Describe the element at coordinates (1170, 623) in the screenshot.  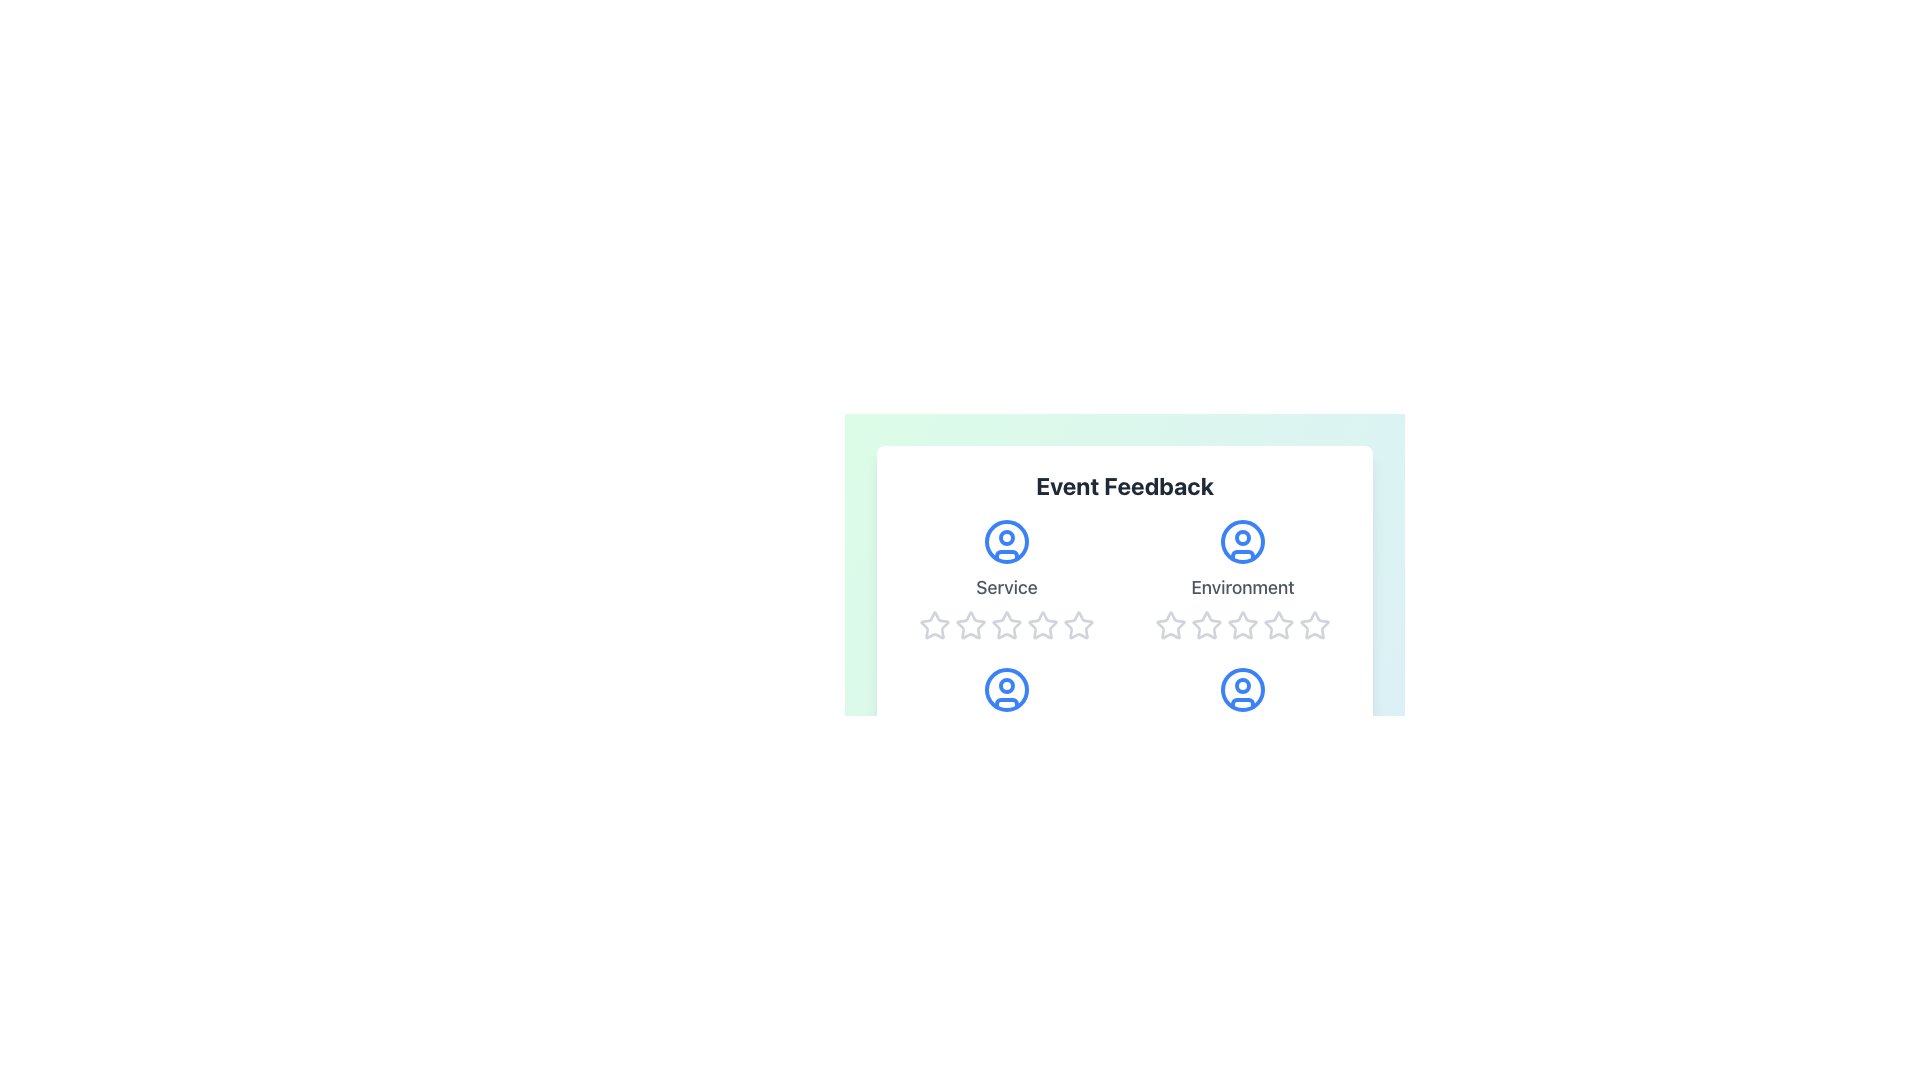
I see `the second star icon in the rating system for the 'Environment' category to indicate satisfaction` at that location.